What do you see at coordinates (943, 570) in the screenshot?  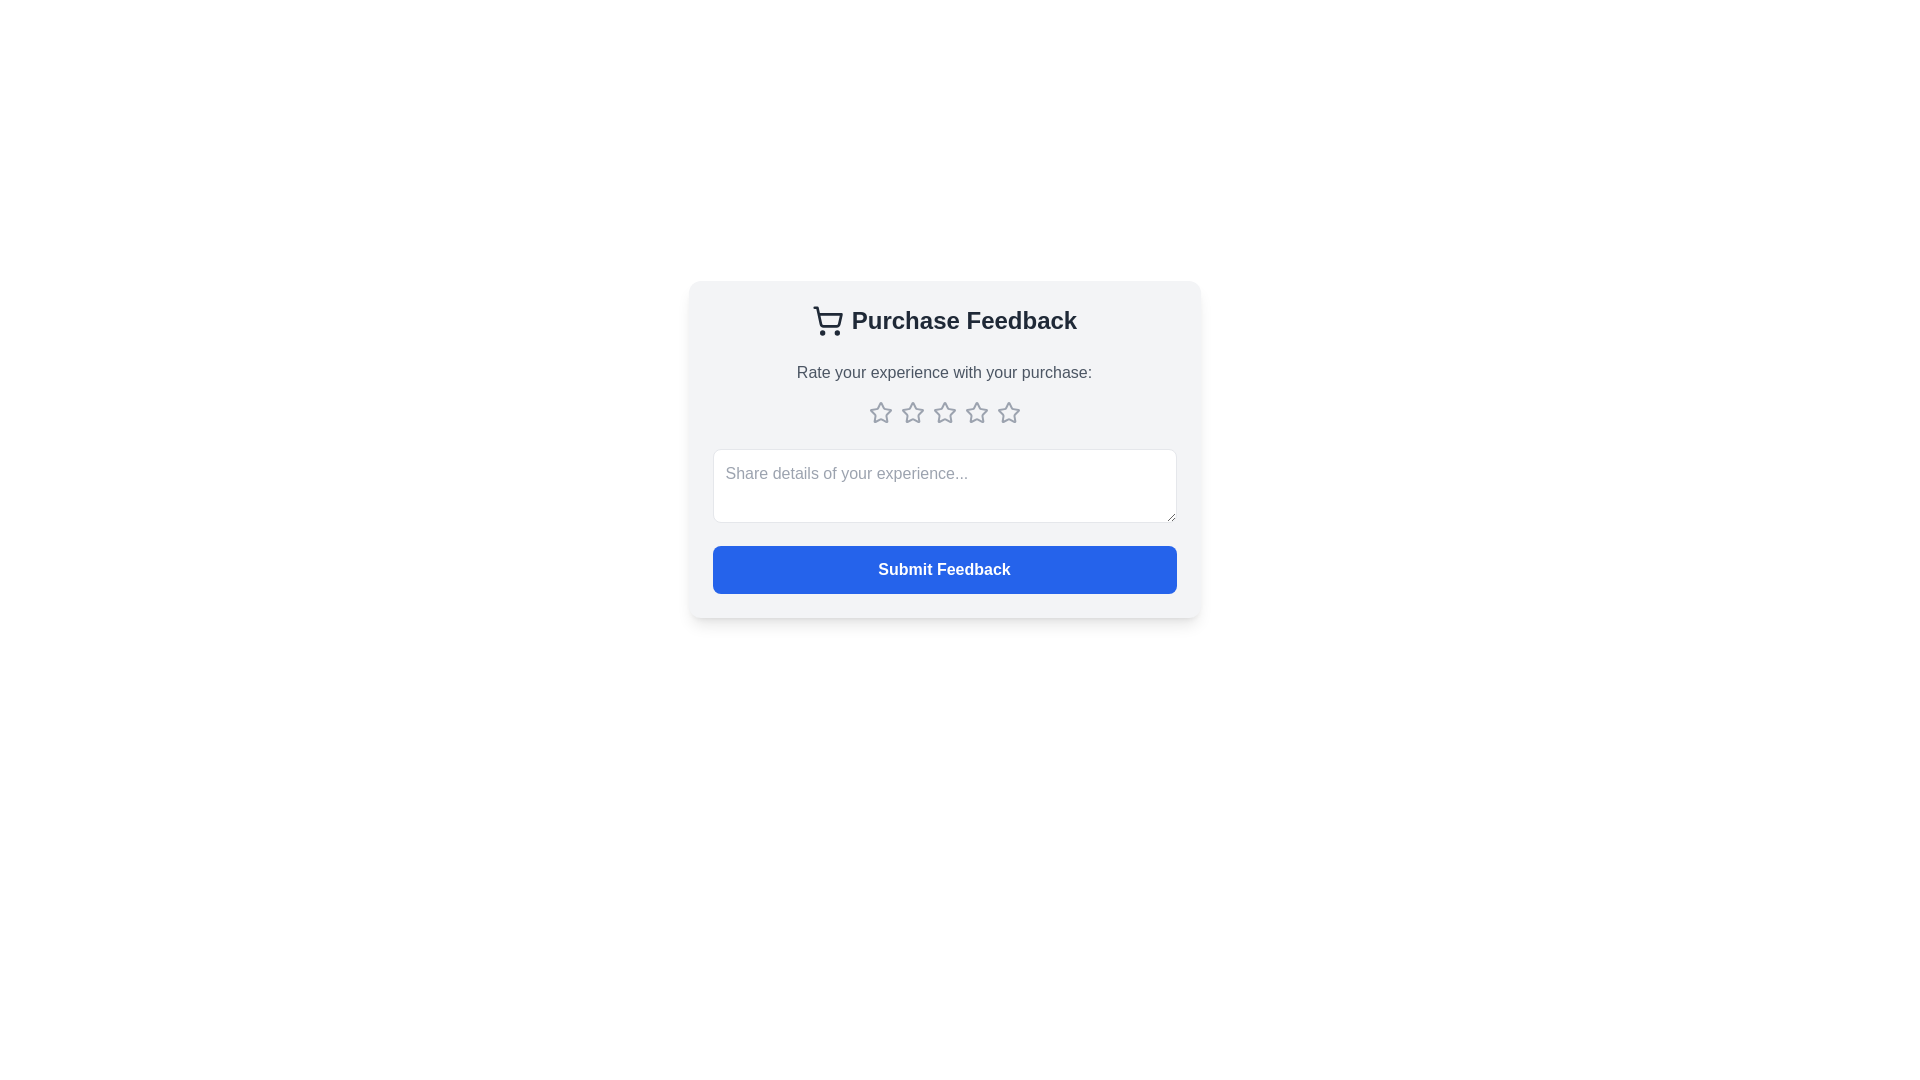 I see `the 'Submit Feedback' button, which is a rectangular button with a blue background and white bold text, located at the bottom of the feedback card interface` at bounding box center [943, 570].